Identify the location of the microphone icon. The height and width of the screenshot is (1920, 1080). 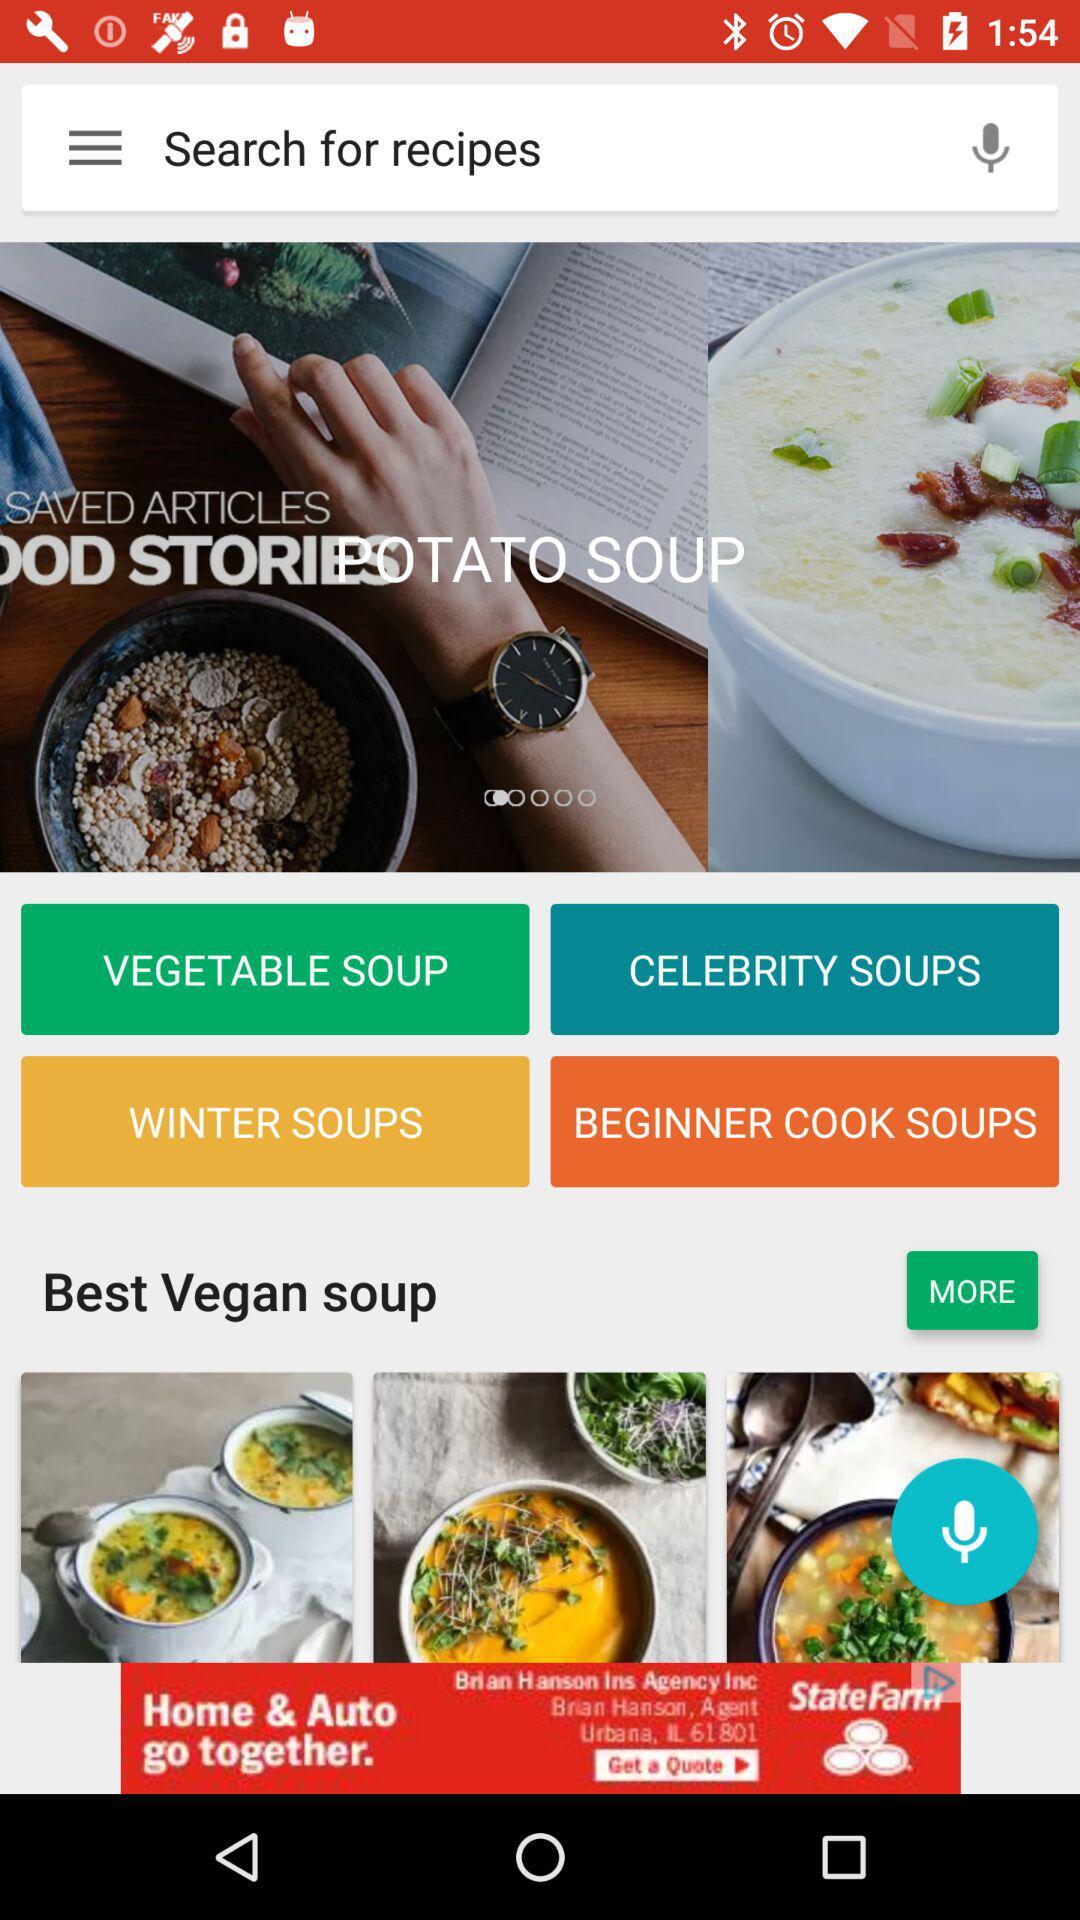
(963, 1530).